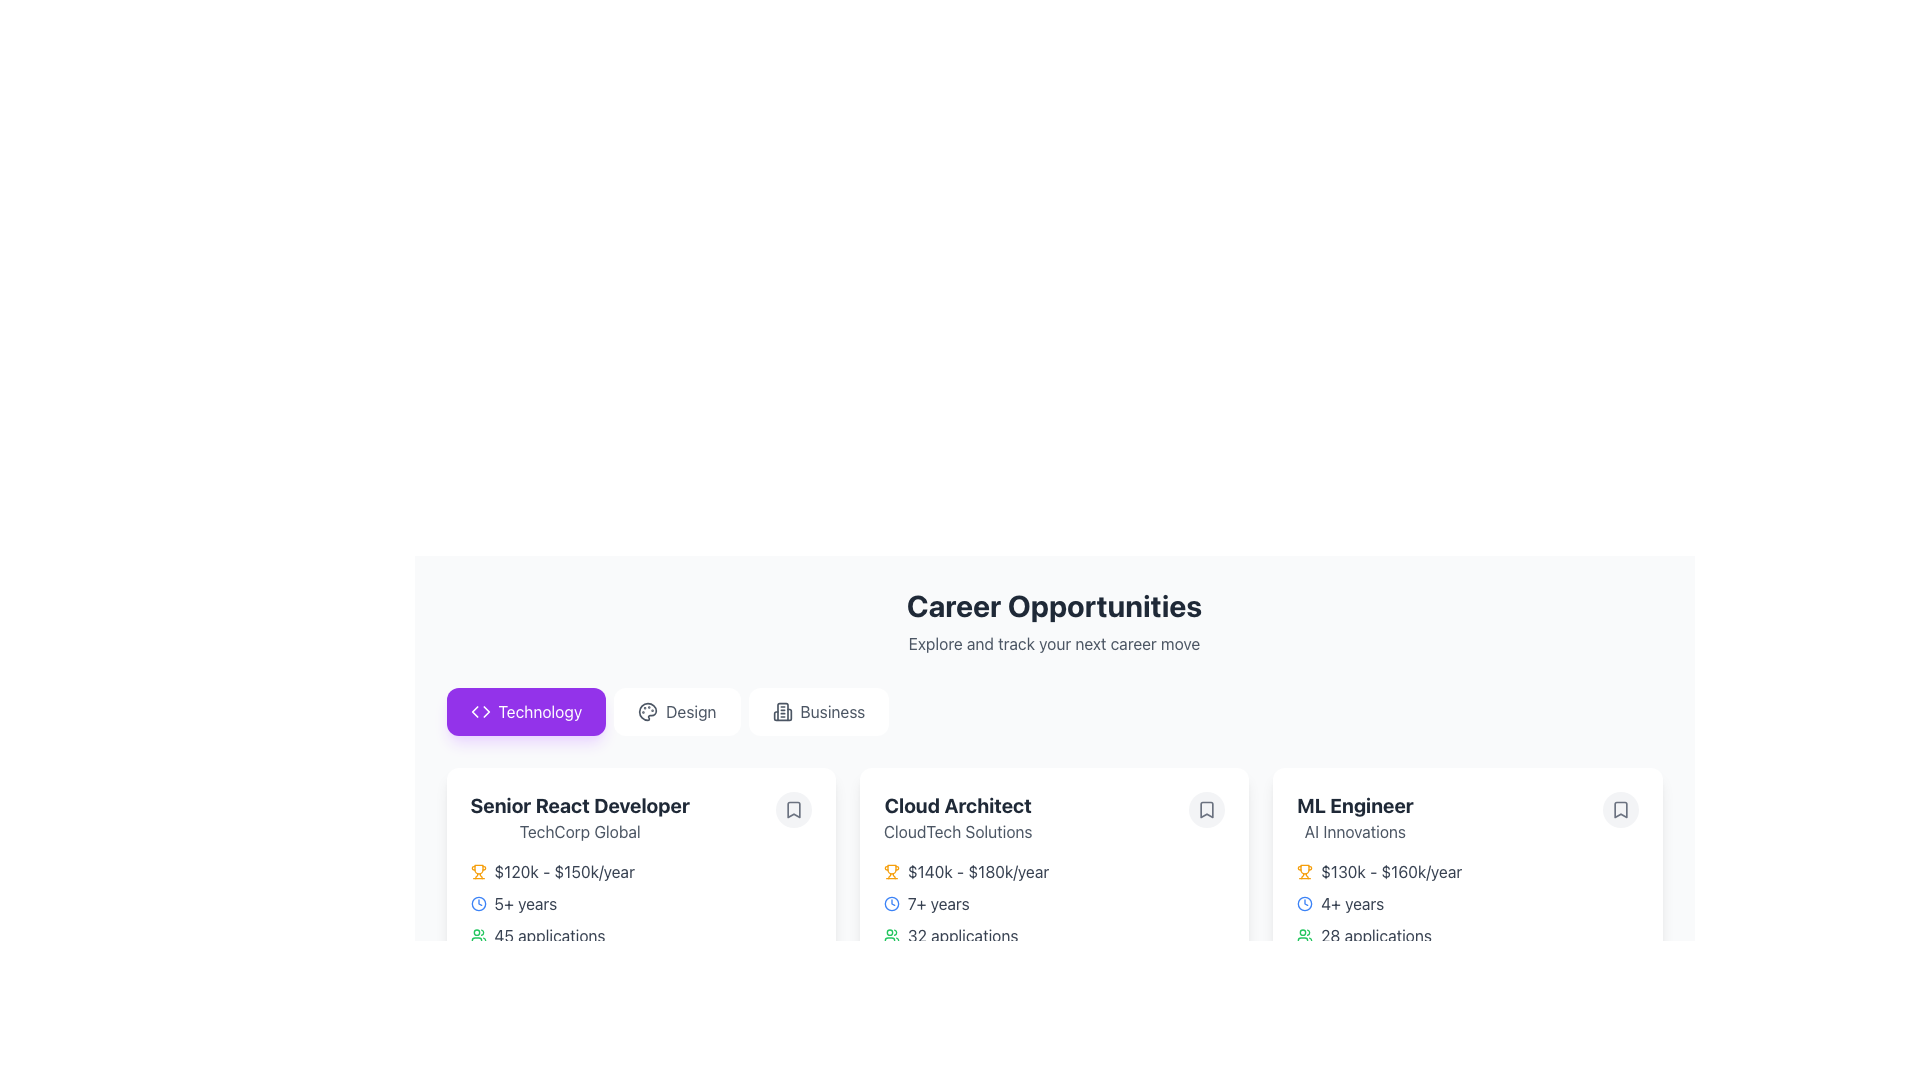  I want to click on the clock icon located to the left of the '7+ years' text within the 'Cloud Architect' job card, which represents time-related information, so click(890, 903).